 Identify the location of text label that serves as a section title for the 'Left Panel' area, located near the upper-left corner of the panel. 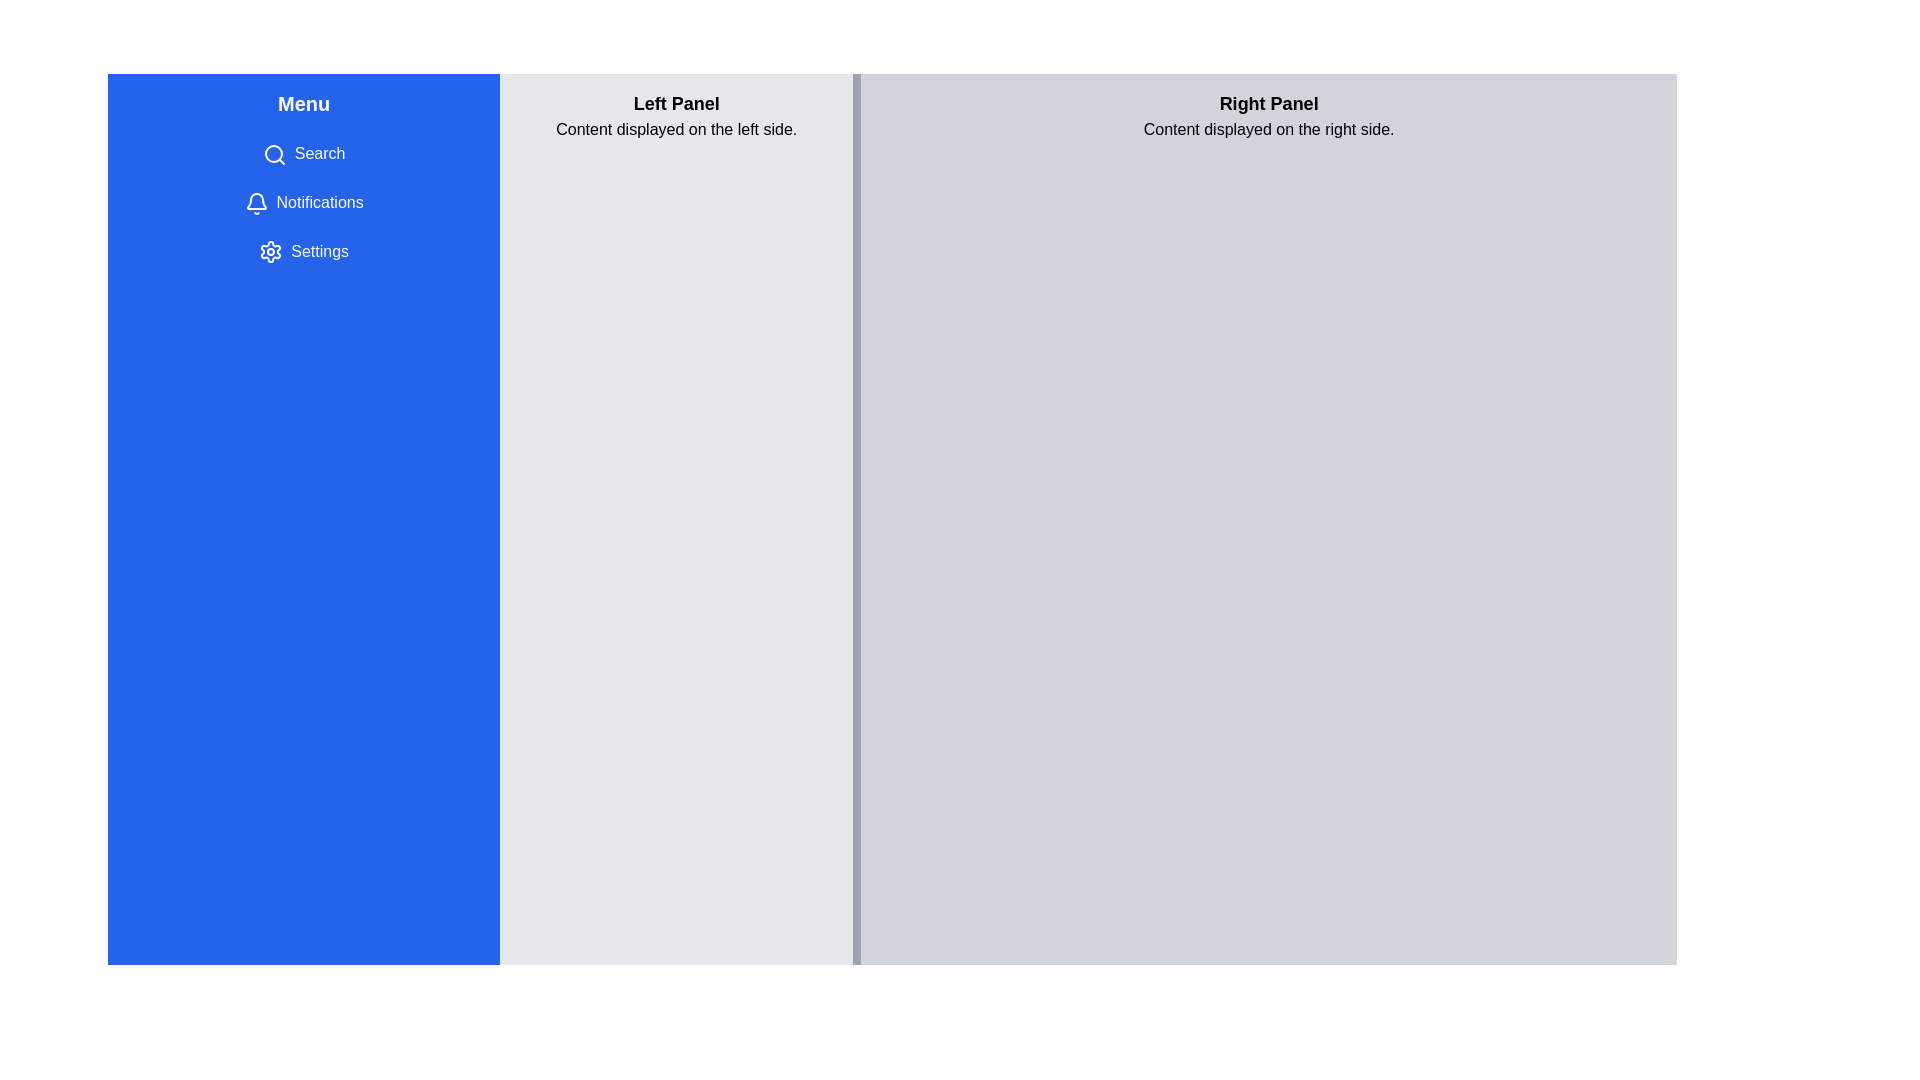
(676, 104).